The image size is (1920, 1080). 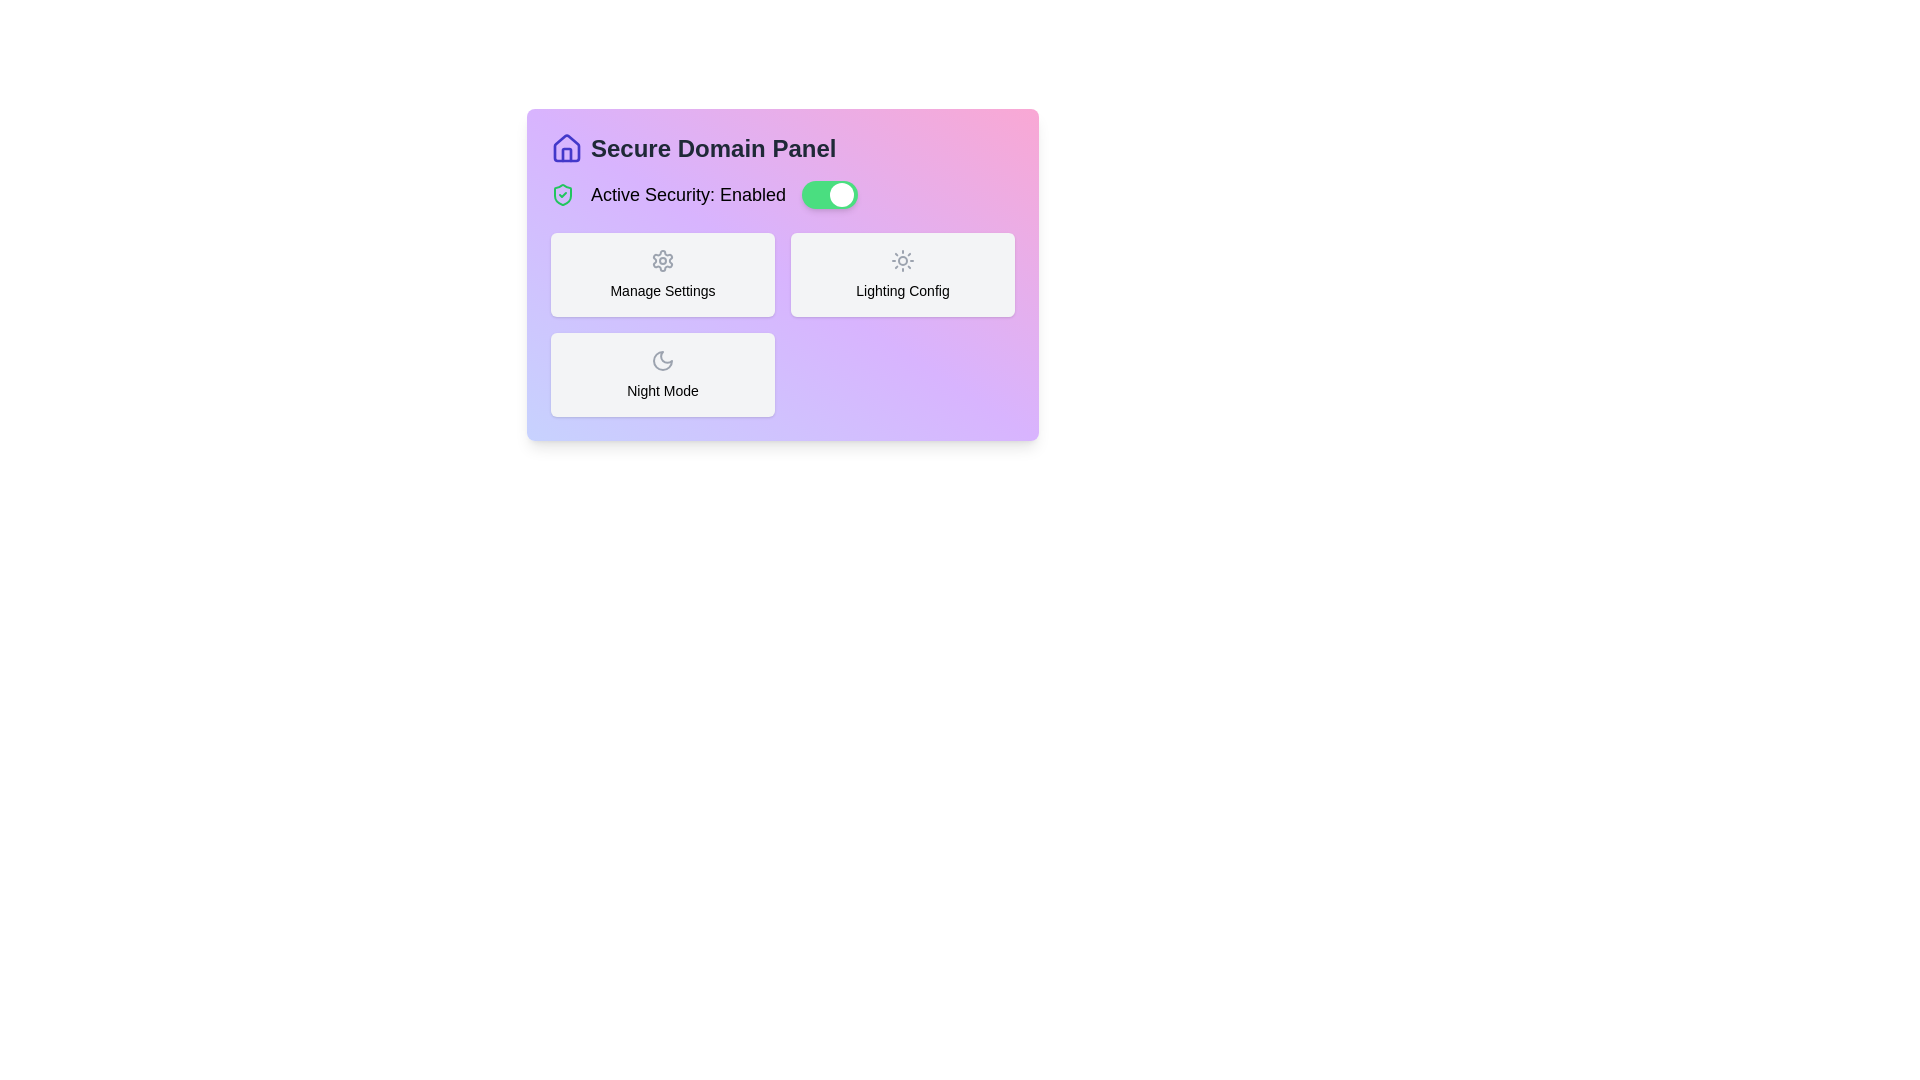 I want to click on text label that describes the lighting configuration feature, located below the sun icon and part of the rightmost button in the second row of the interactive interface, so click(x=901, y=290).